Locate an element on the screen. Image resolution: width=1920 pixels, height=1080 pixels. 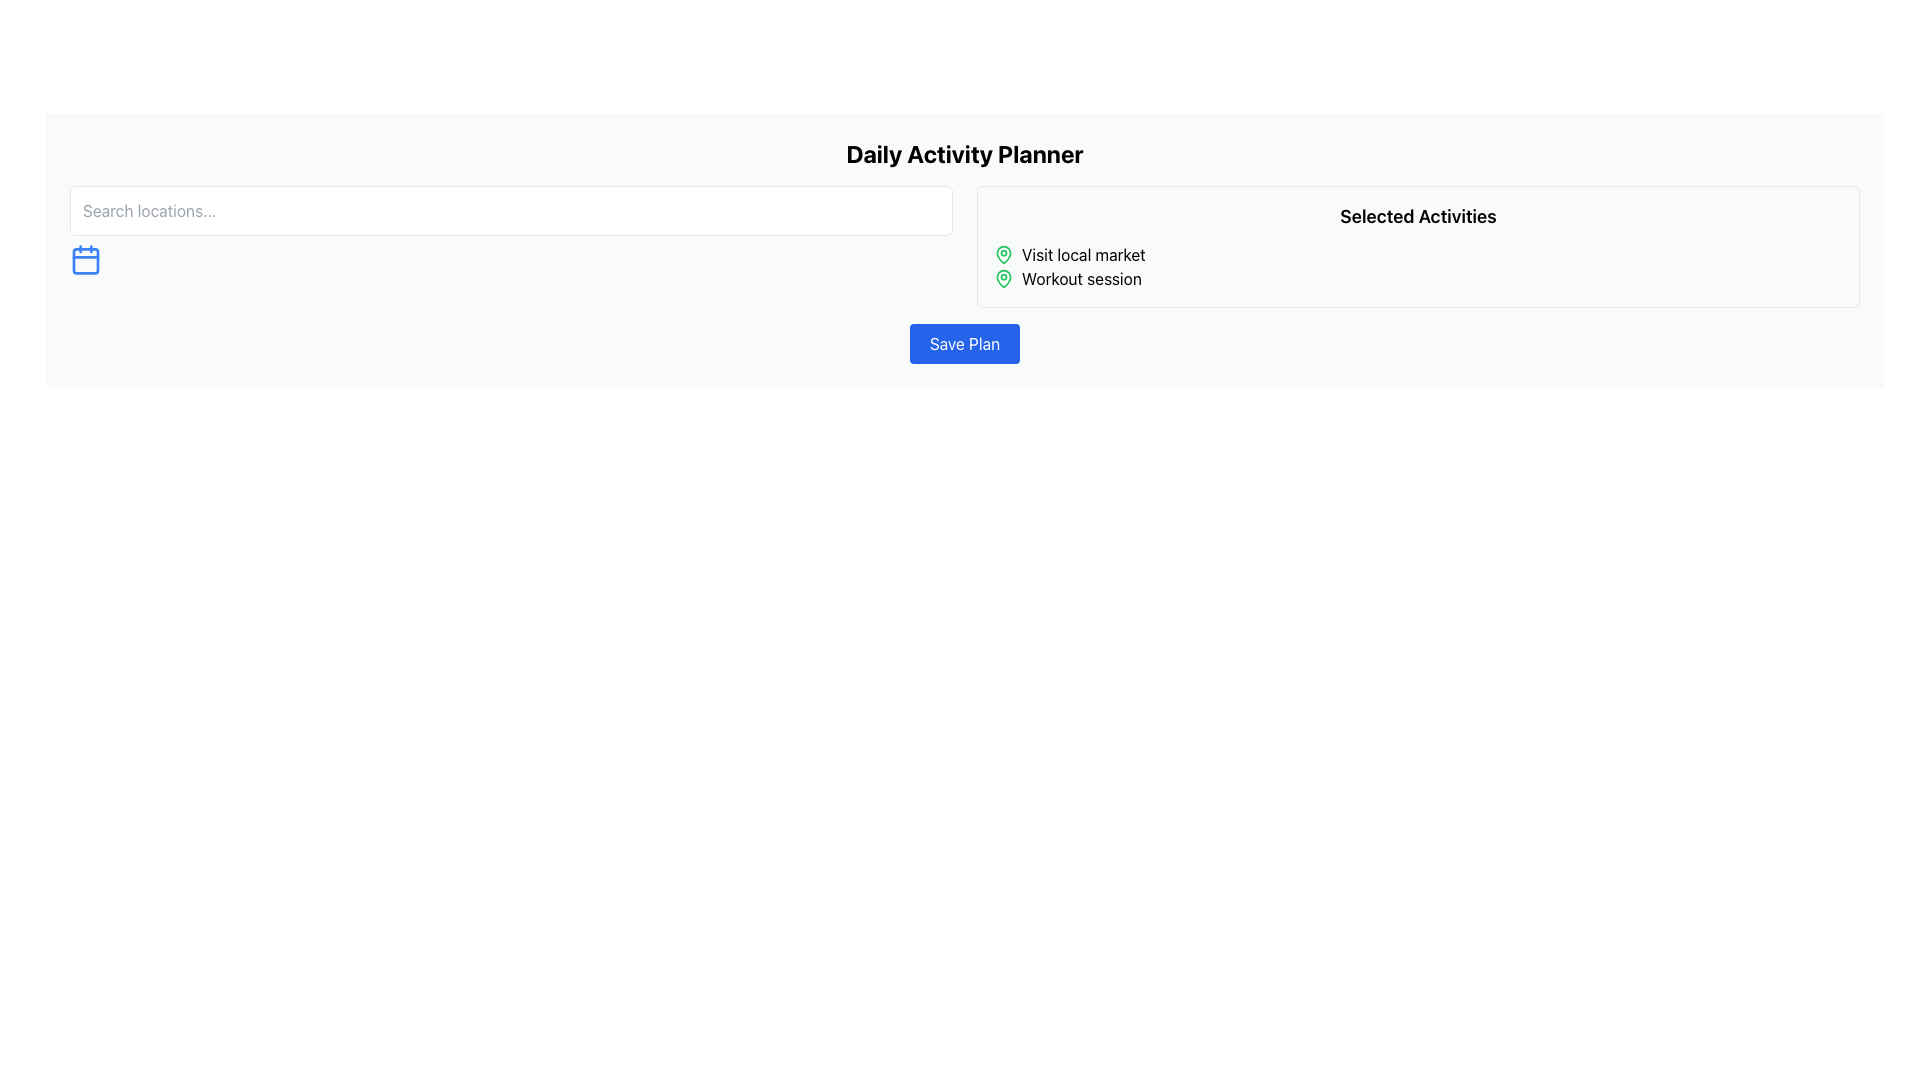
the first selectable text label in the 'Selected Activities' section, positioned to the right of the green map pin icon is located at coordinates (1082, 253).